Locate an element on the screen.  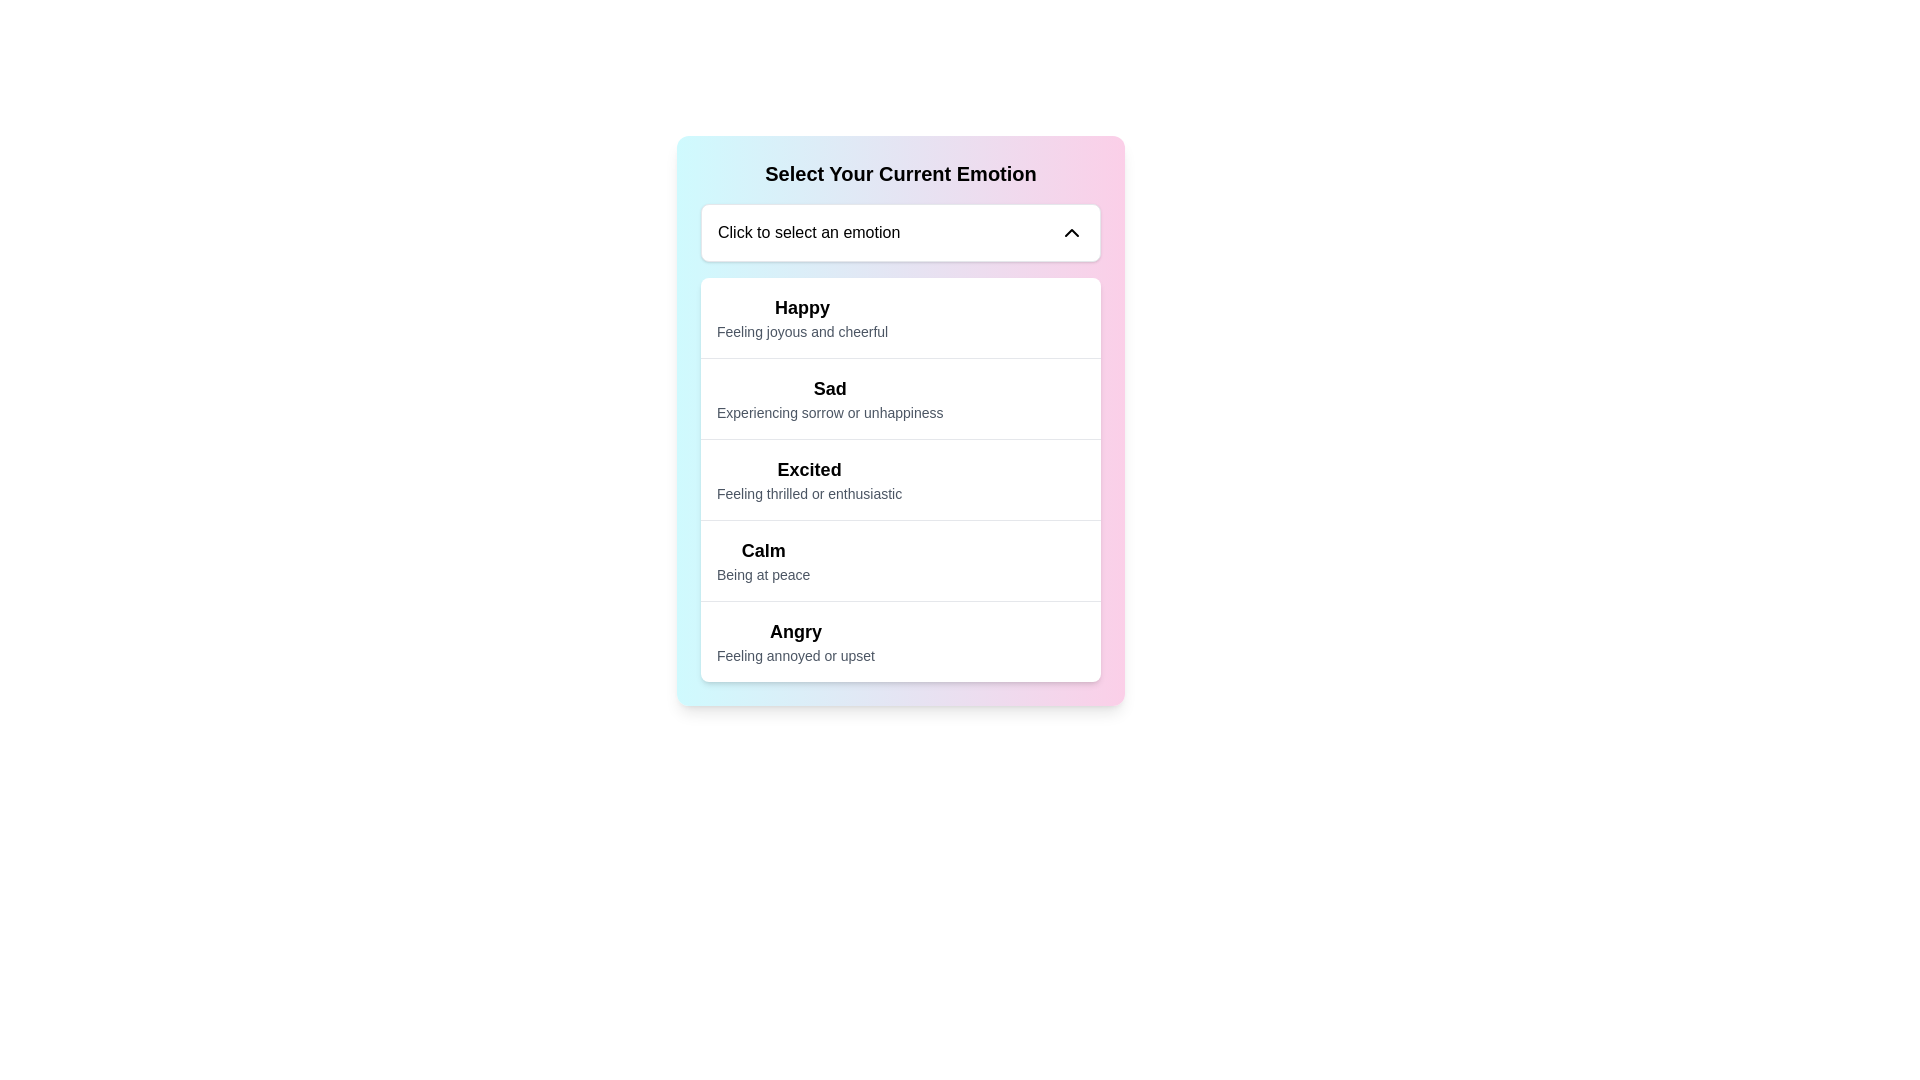
to select the first list item titled 'Happy' with the subtitle 'Feeling joyous and cheerful' is located at coordinates (900, 316).